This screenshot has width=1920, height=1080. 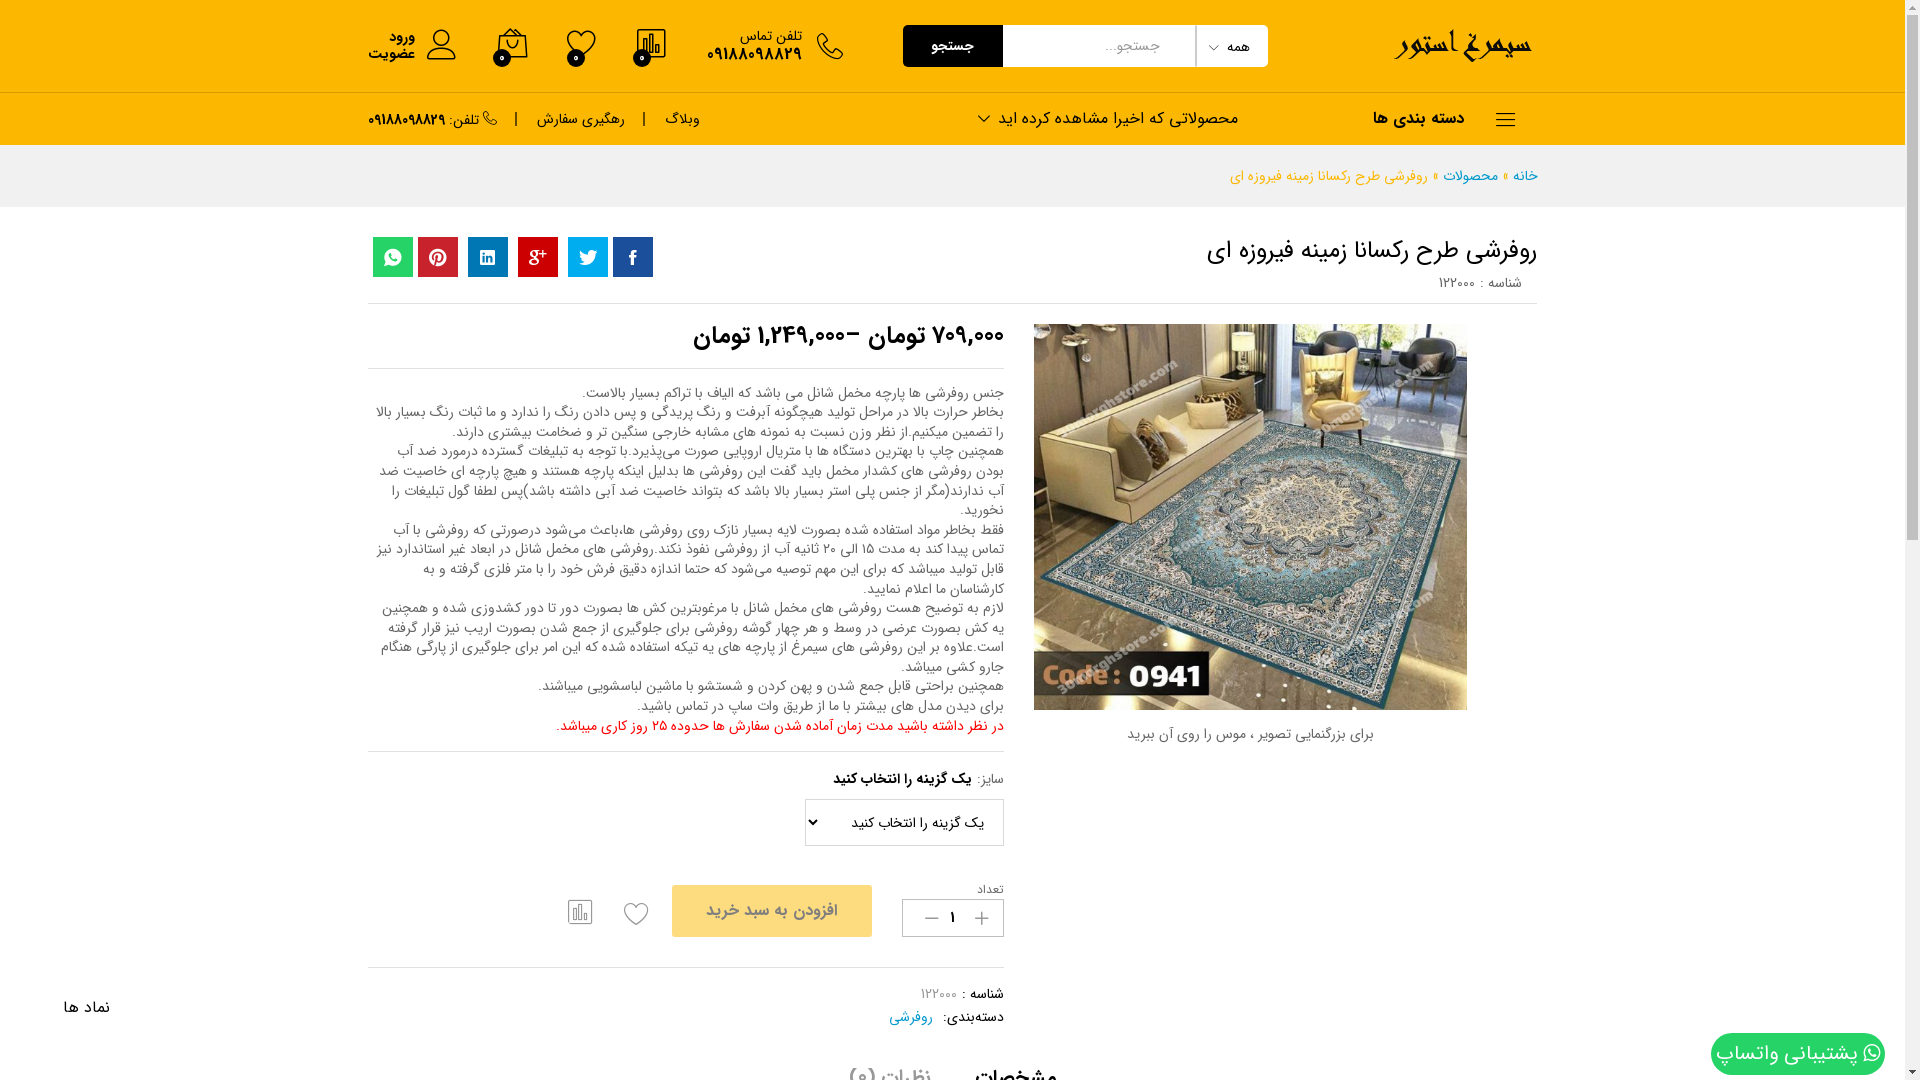 I want to click on '0', so click(x=565, y=45).